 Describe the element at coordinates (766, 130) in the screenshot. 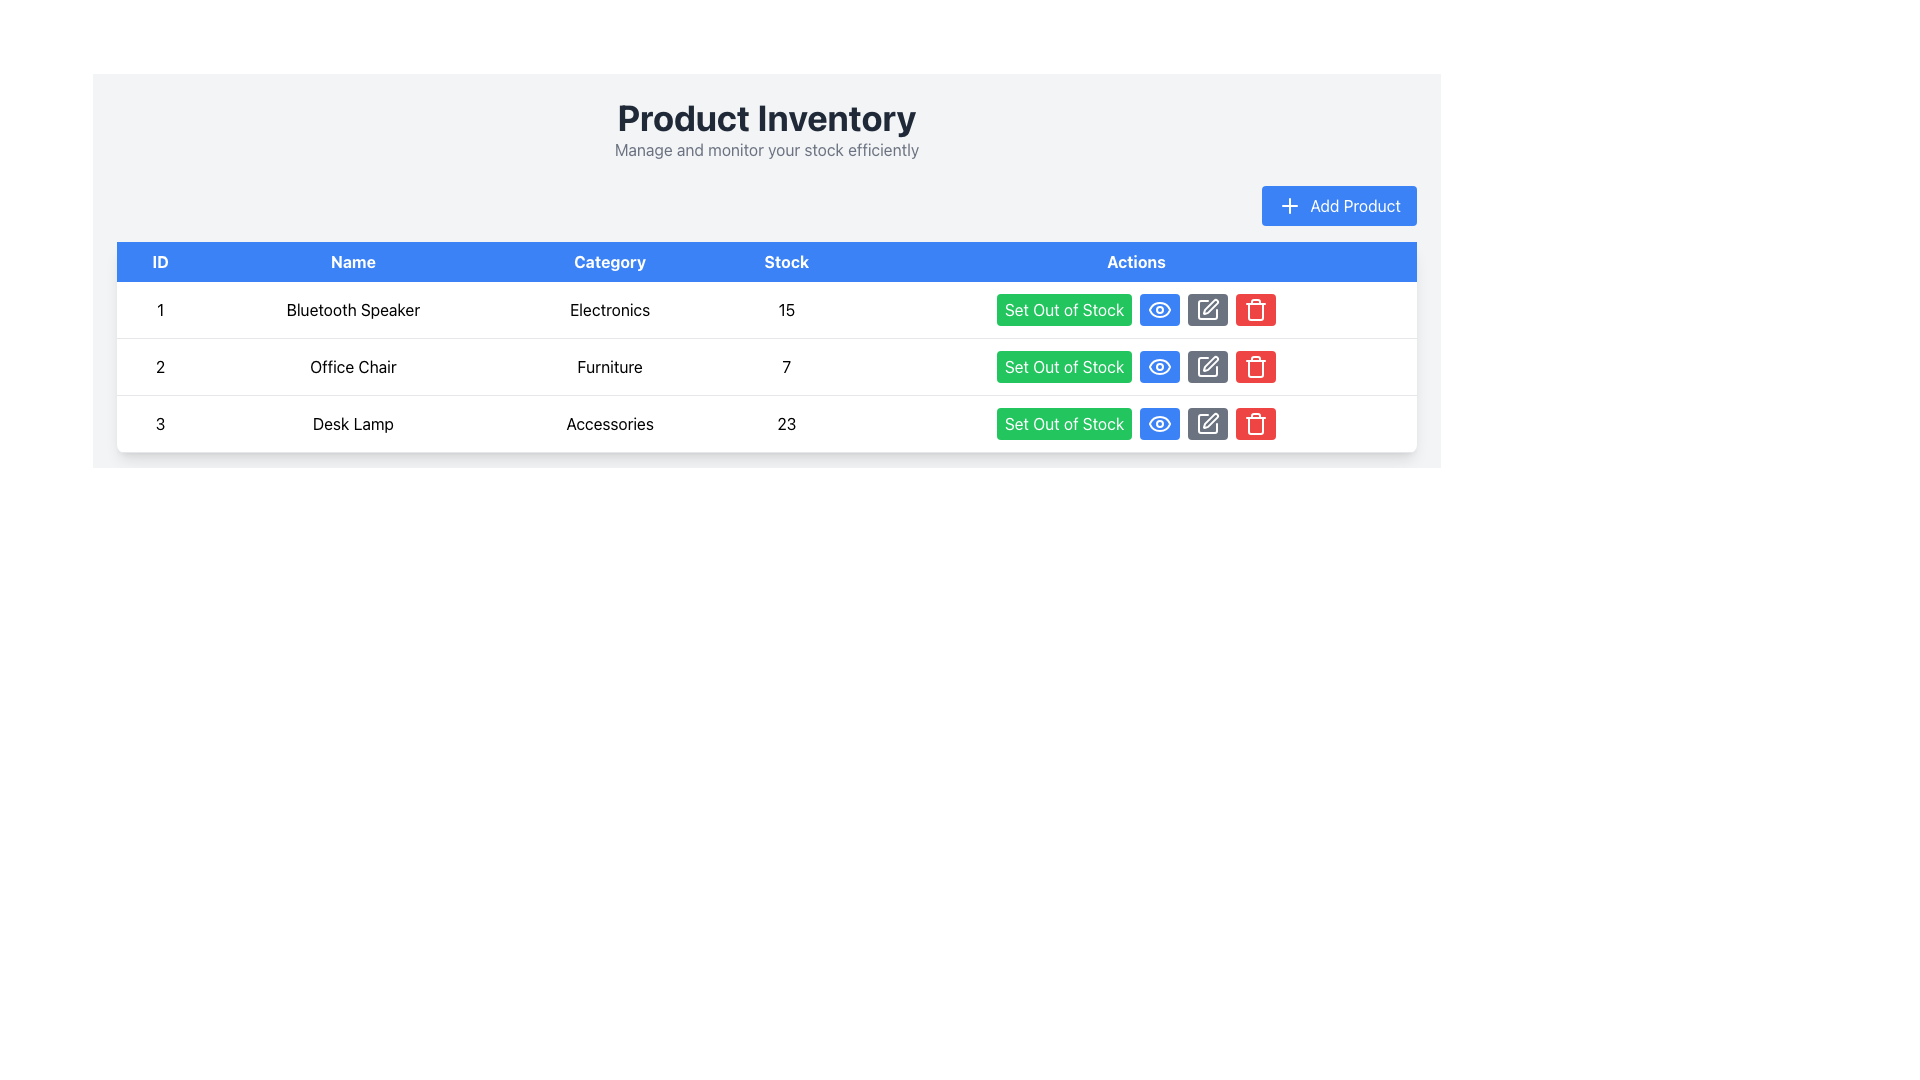

I see `the Header with the title 'Product Inventory' and subtext 'Manage and monitor your stock efficiently' located at the top-center of the interface` at that location.